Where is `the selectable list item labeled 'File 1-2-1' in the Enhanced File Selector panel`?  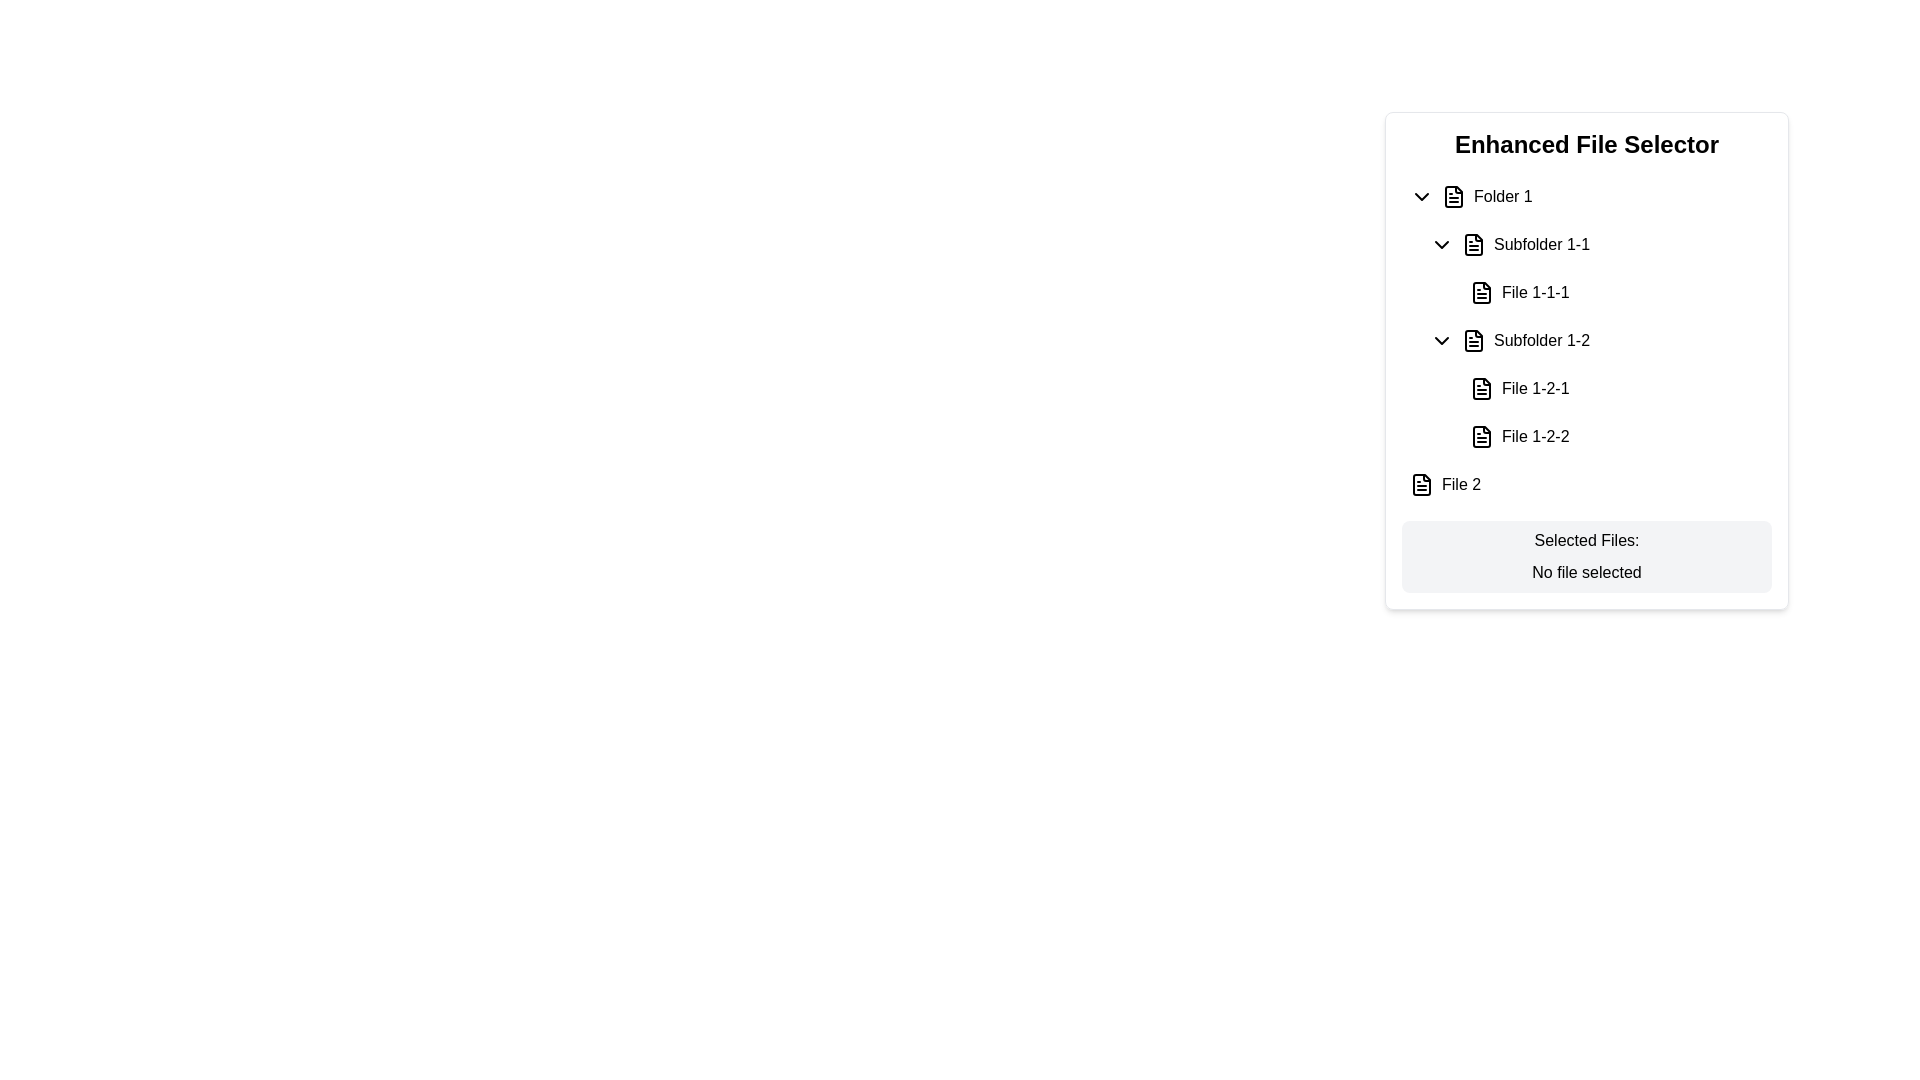
the selectable list item labeled 'File 1-2-1' in the Enhanced File Selector panel is located at coordinates (1617, 389).